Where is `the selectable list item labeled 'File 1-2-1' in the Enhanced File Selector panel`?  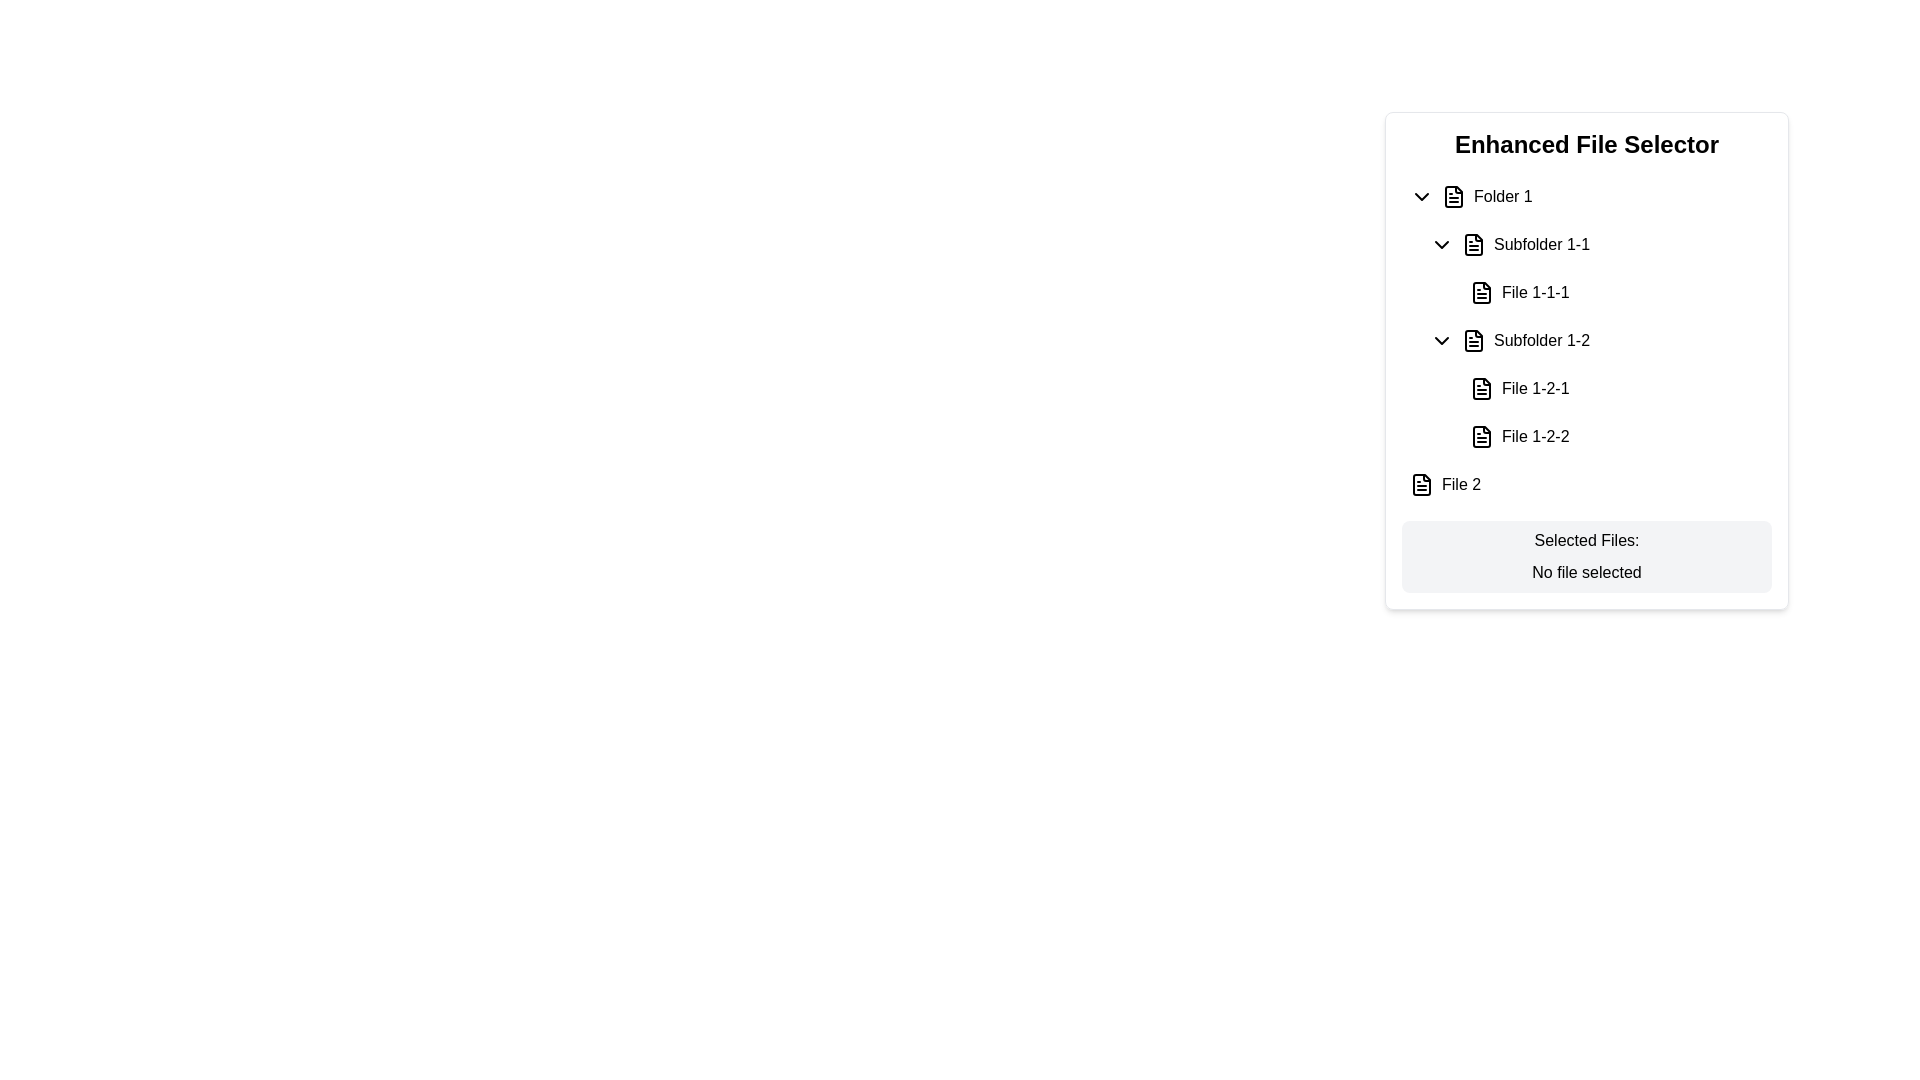
the selectable list item labeled 'File 1-2-1' in the Enhanced File Selector panel is located at coordinates (1617, 389).